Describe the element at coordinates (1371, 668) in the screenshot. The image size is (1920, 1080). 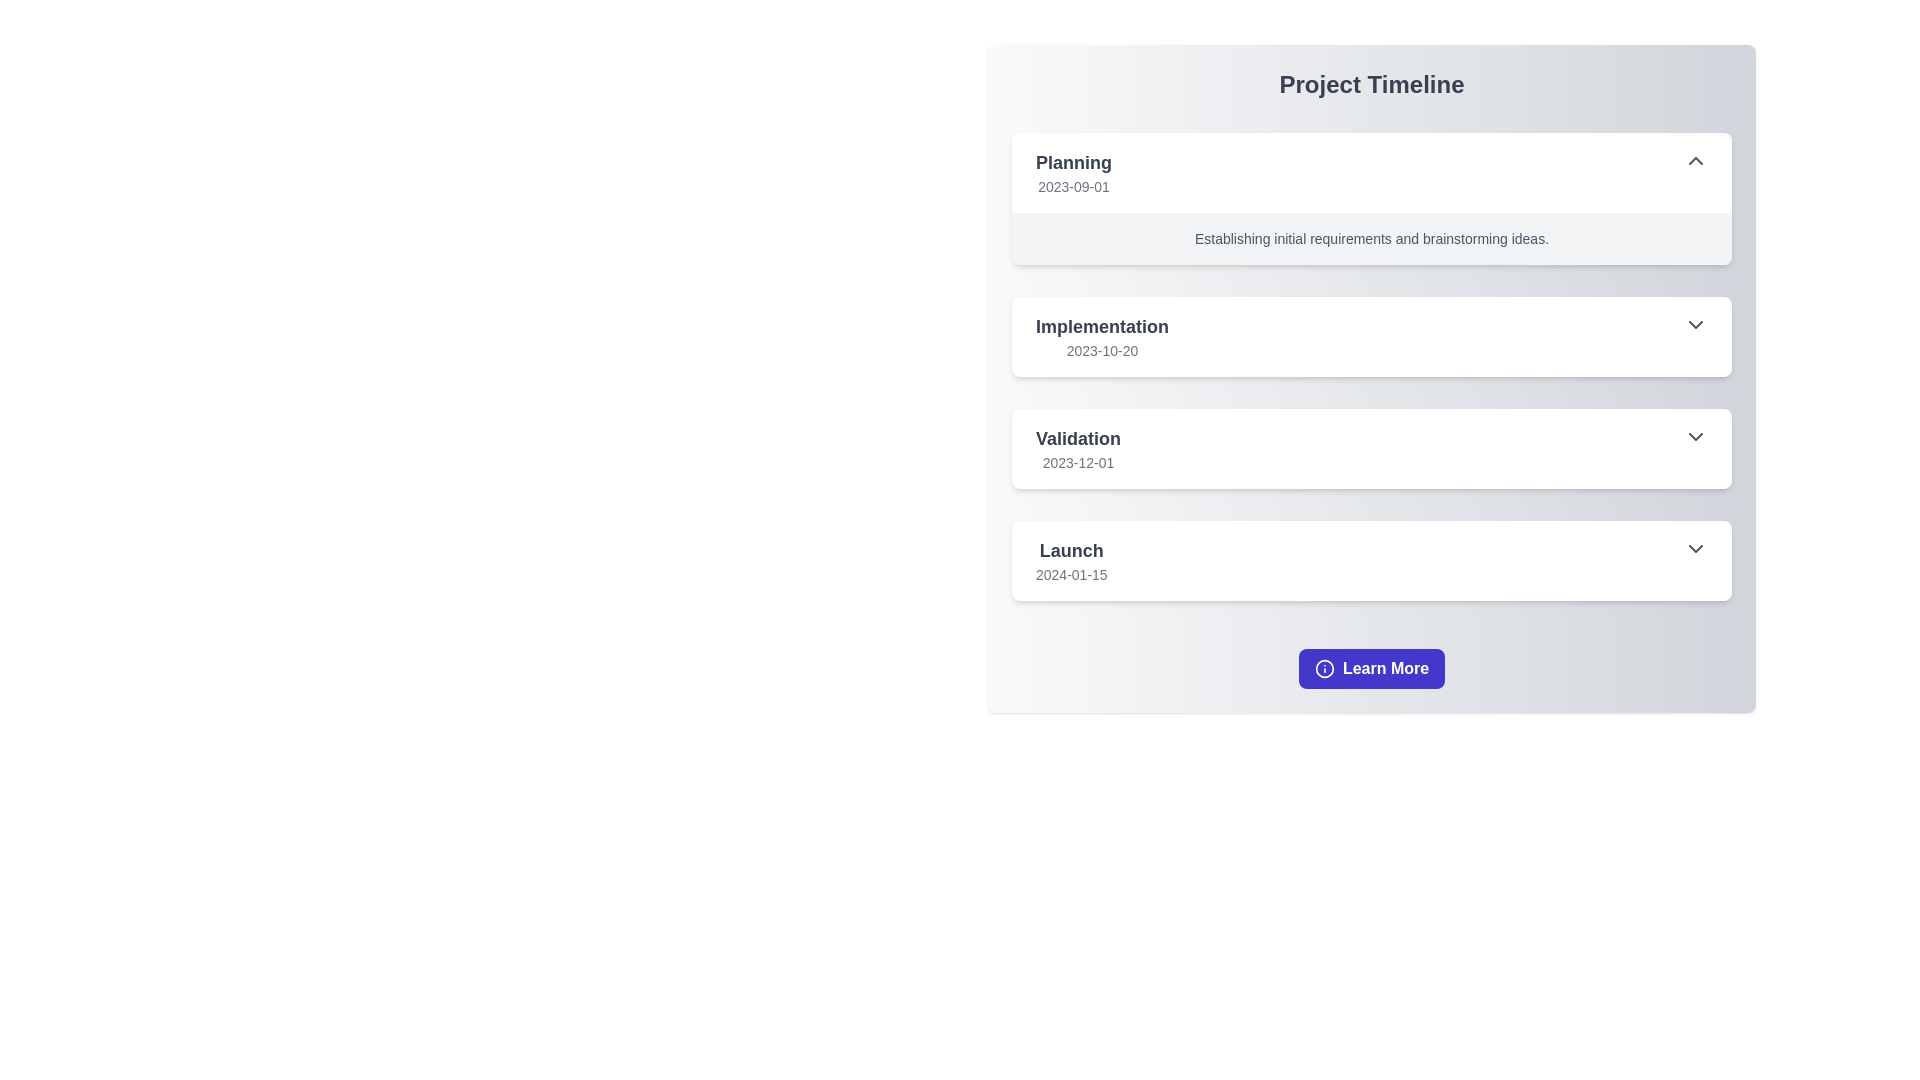
I see `the 'Learn More' button styled with an indigo background and white text, located at the bottom of the 'Project Timeline' section` at that location.